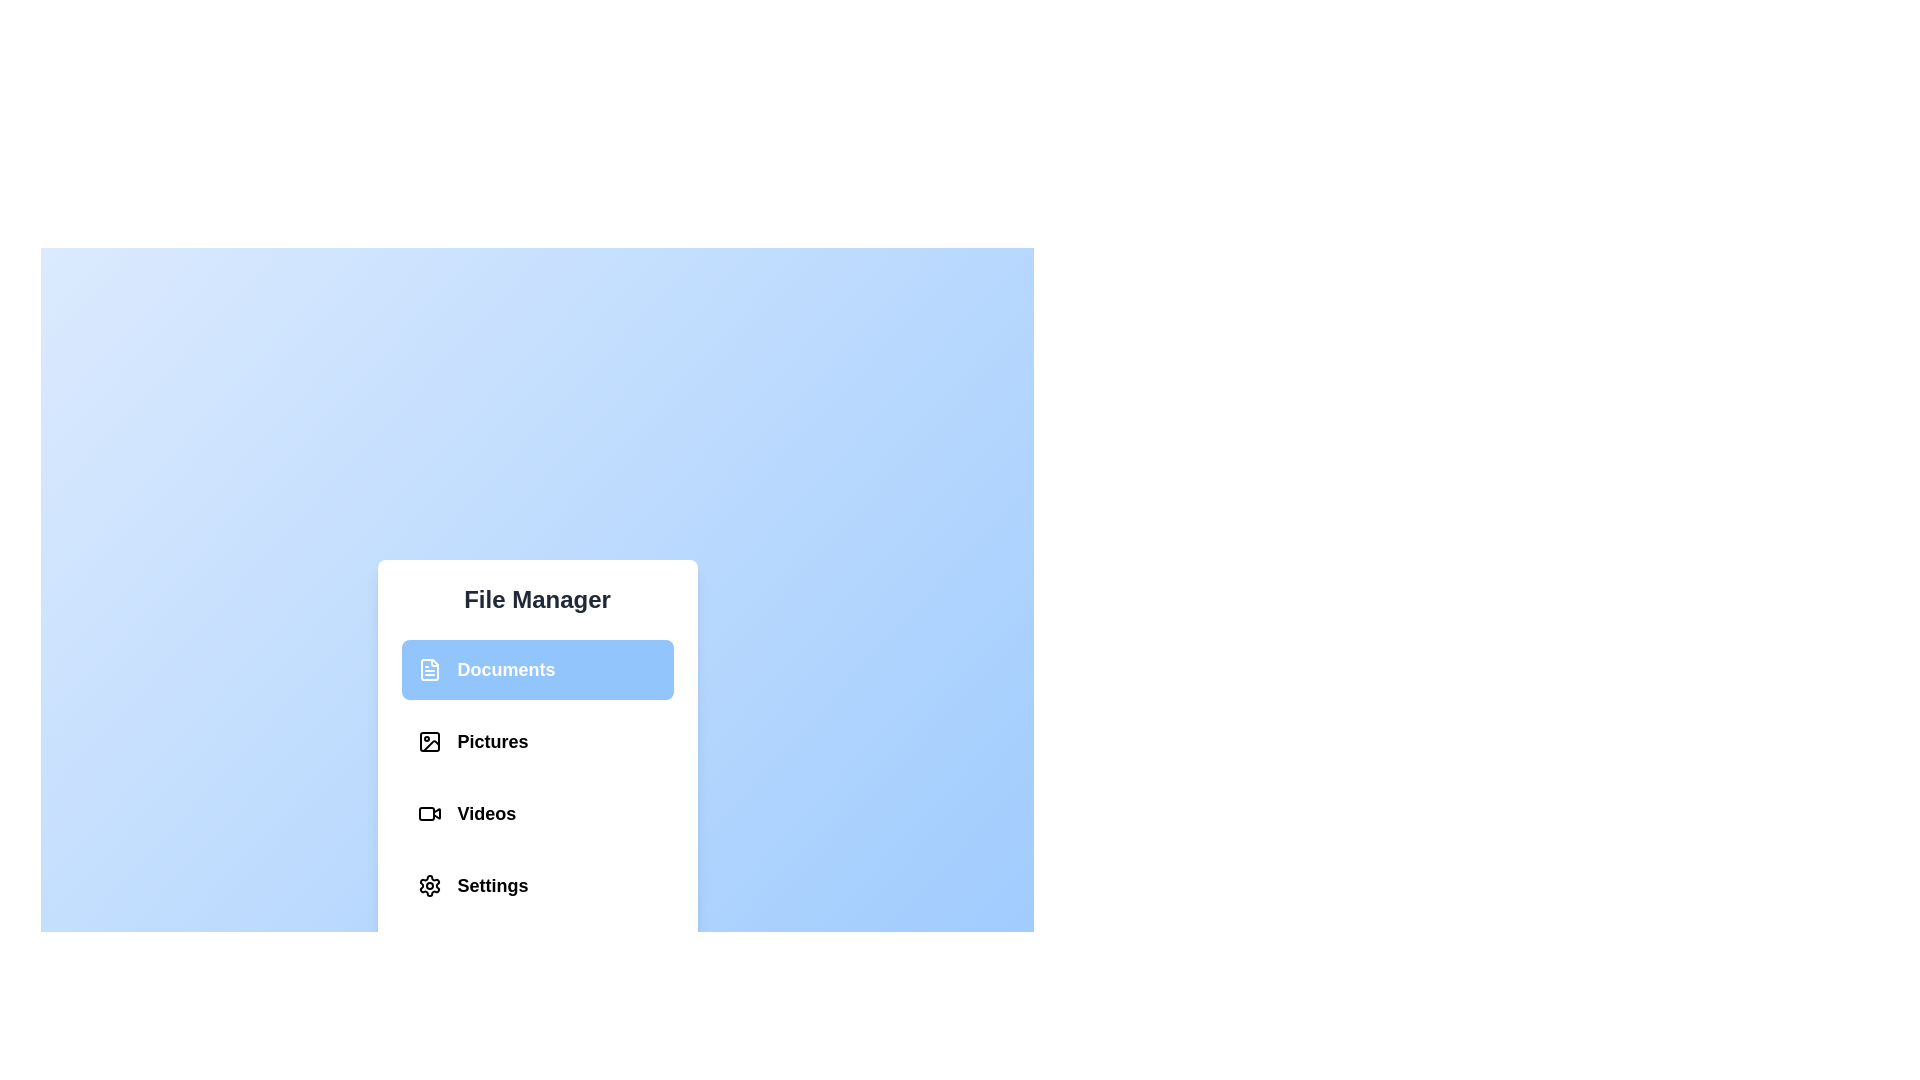  What do you see at coordinates (537, 741) in the screenshot?
I see `the menu item labeled Pictures` at bounding box center [537, 741].